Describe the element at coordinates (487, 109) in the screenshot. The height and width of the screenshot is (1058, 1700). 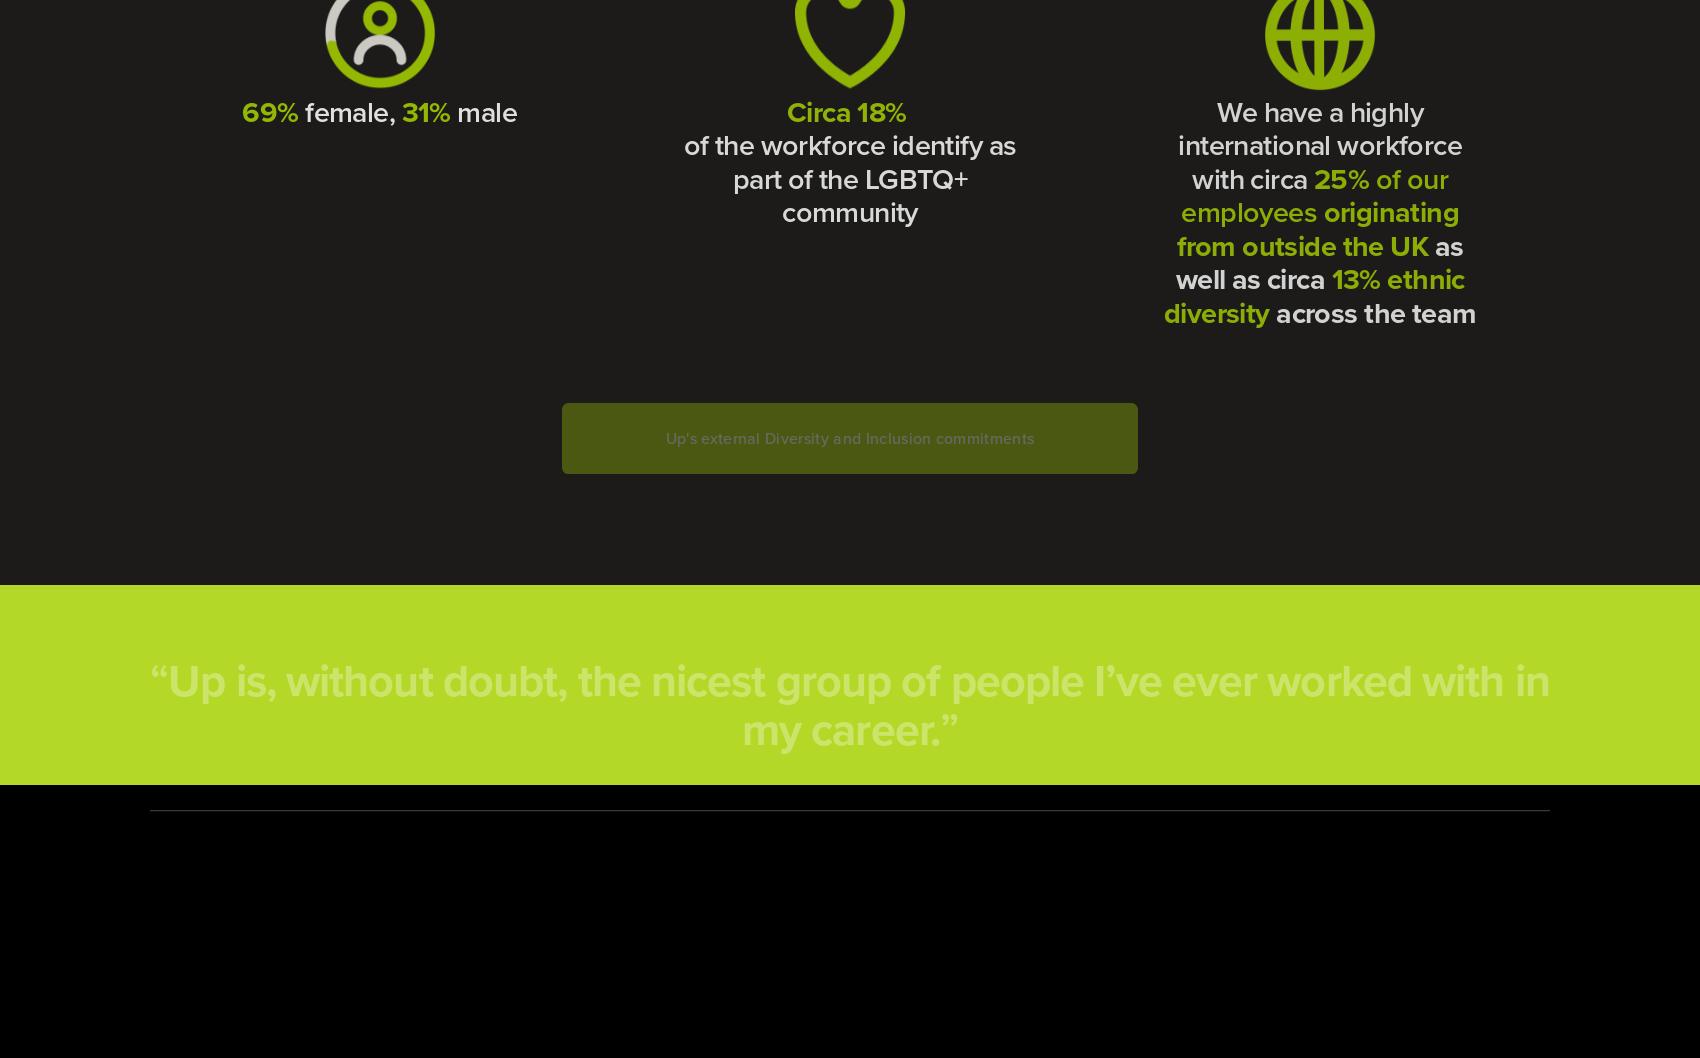
I see `'male'` at that location.